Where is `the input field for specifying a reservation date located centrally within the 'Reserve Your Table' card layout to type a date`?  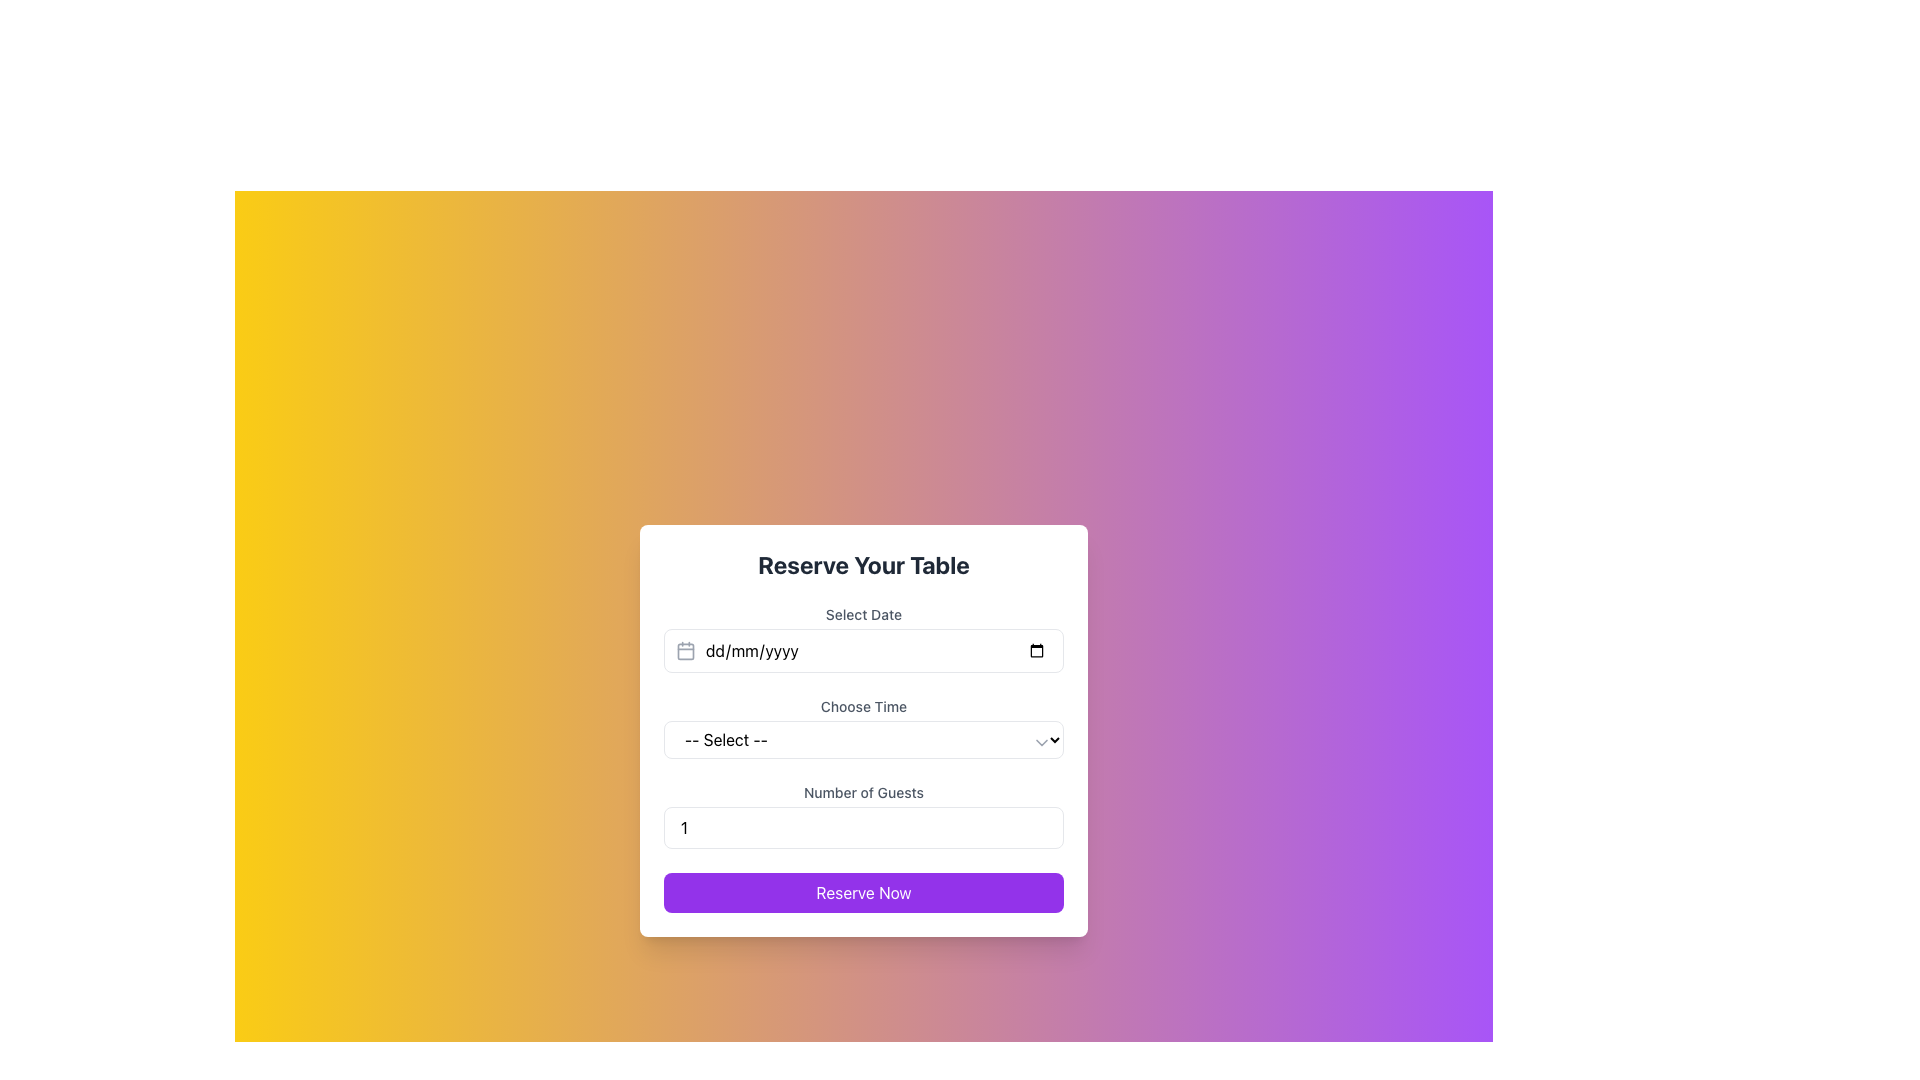 the input field for specifying a reservation date located centrally within the 'Reserve Your Table' card layout to type a date is located at coordinates (864, 639).